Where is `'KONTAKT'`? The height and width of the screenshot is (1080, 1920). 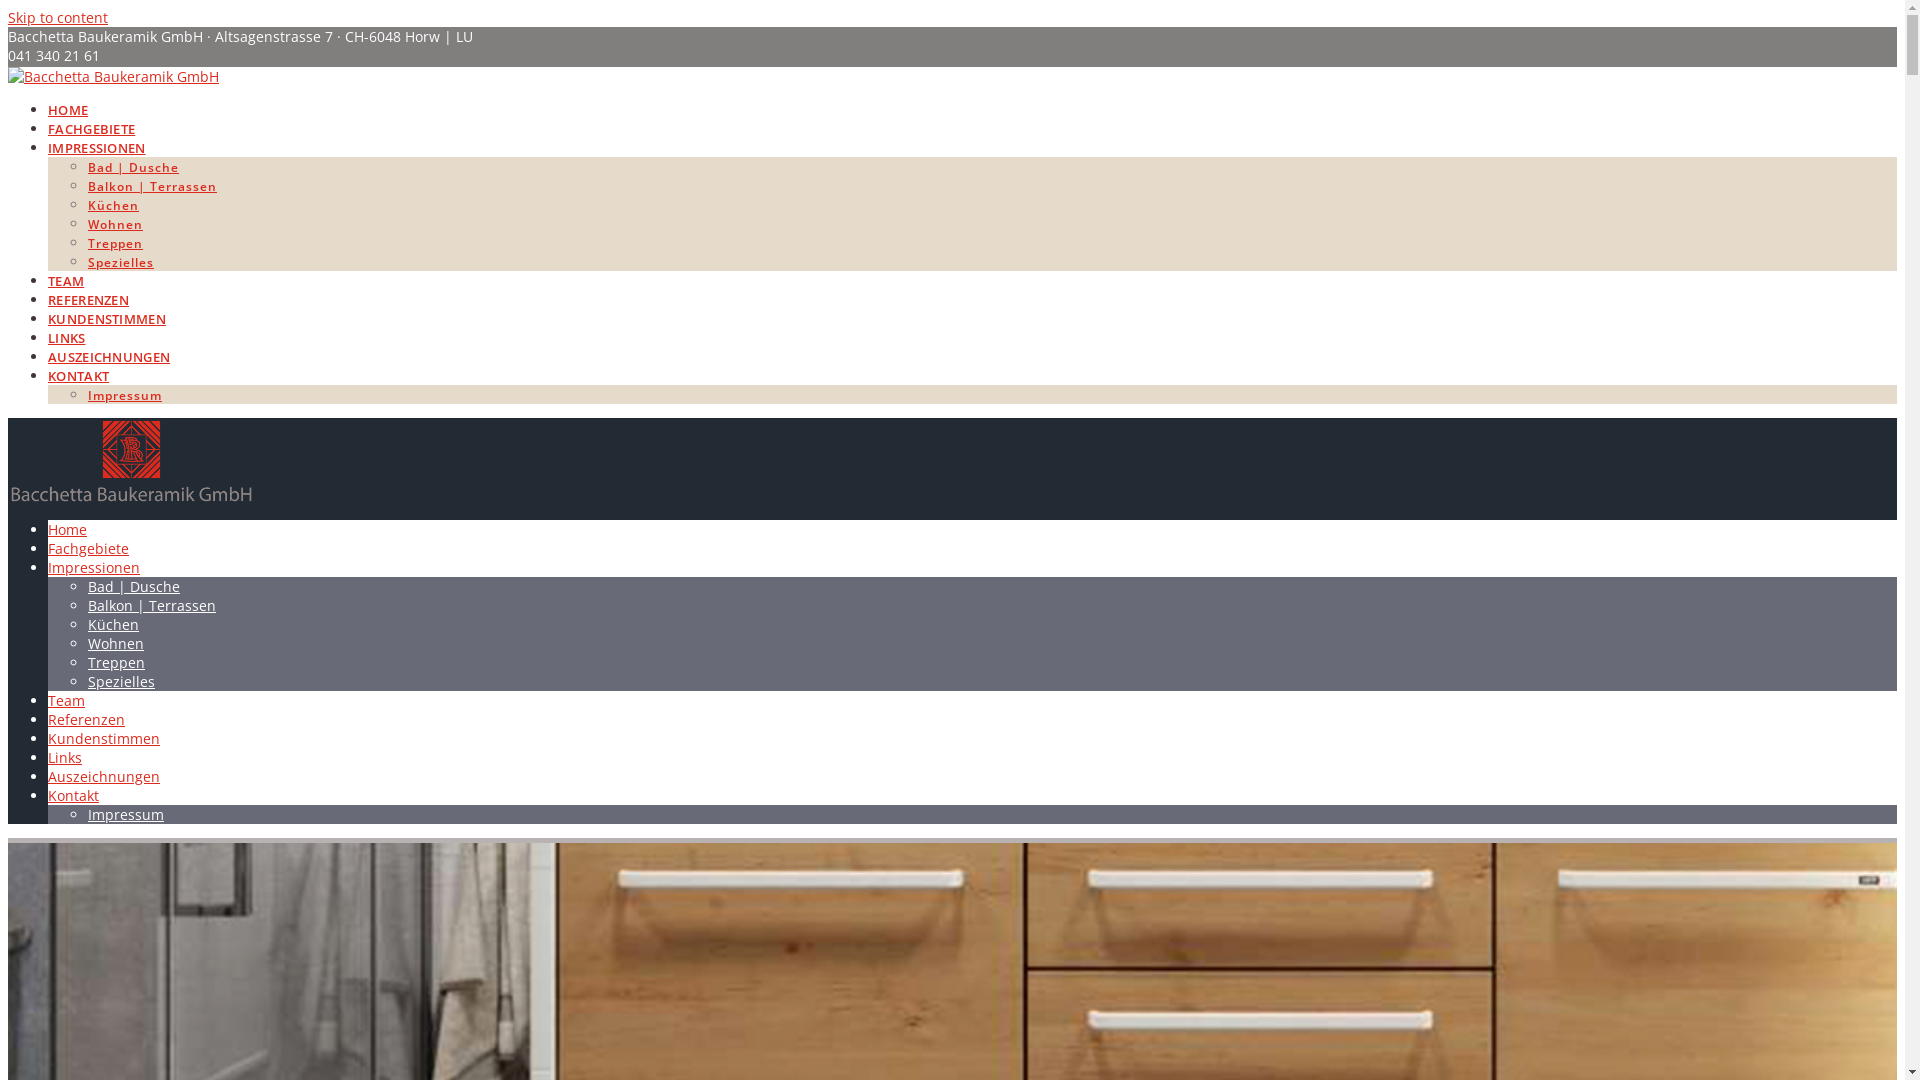
'KONTAKT' is located at coordinates (78, 376).